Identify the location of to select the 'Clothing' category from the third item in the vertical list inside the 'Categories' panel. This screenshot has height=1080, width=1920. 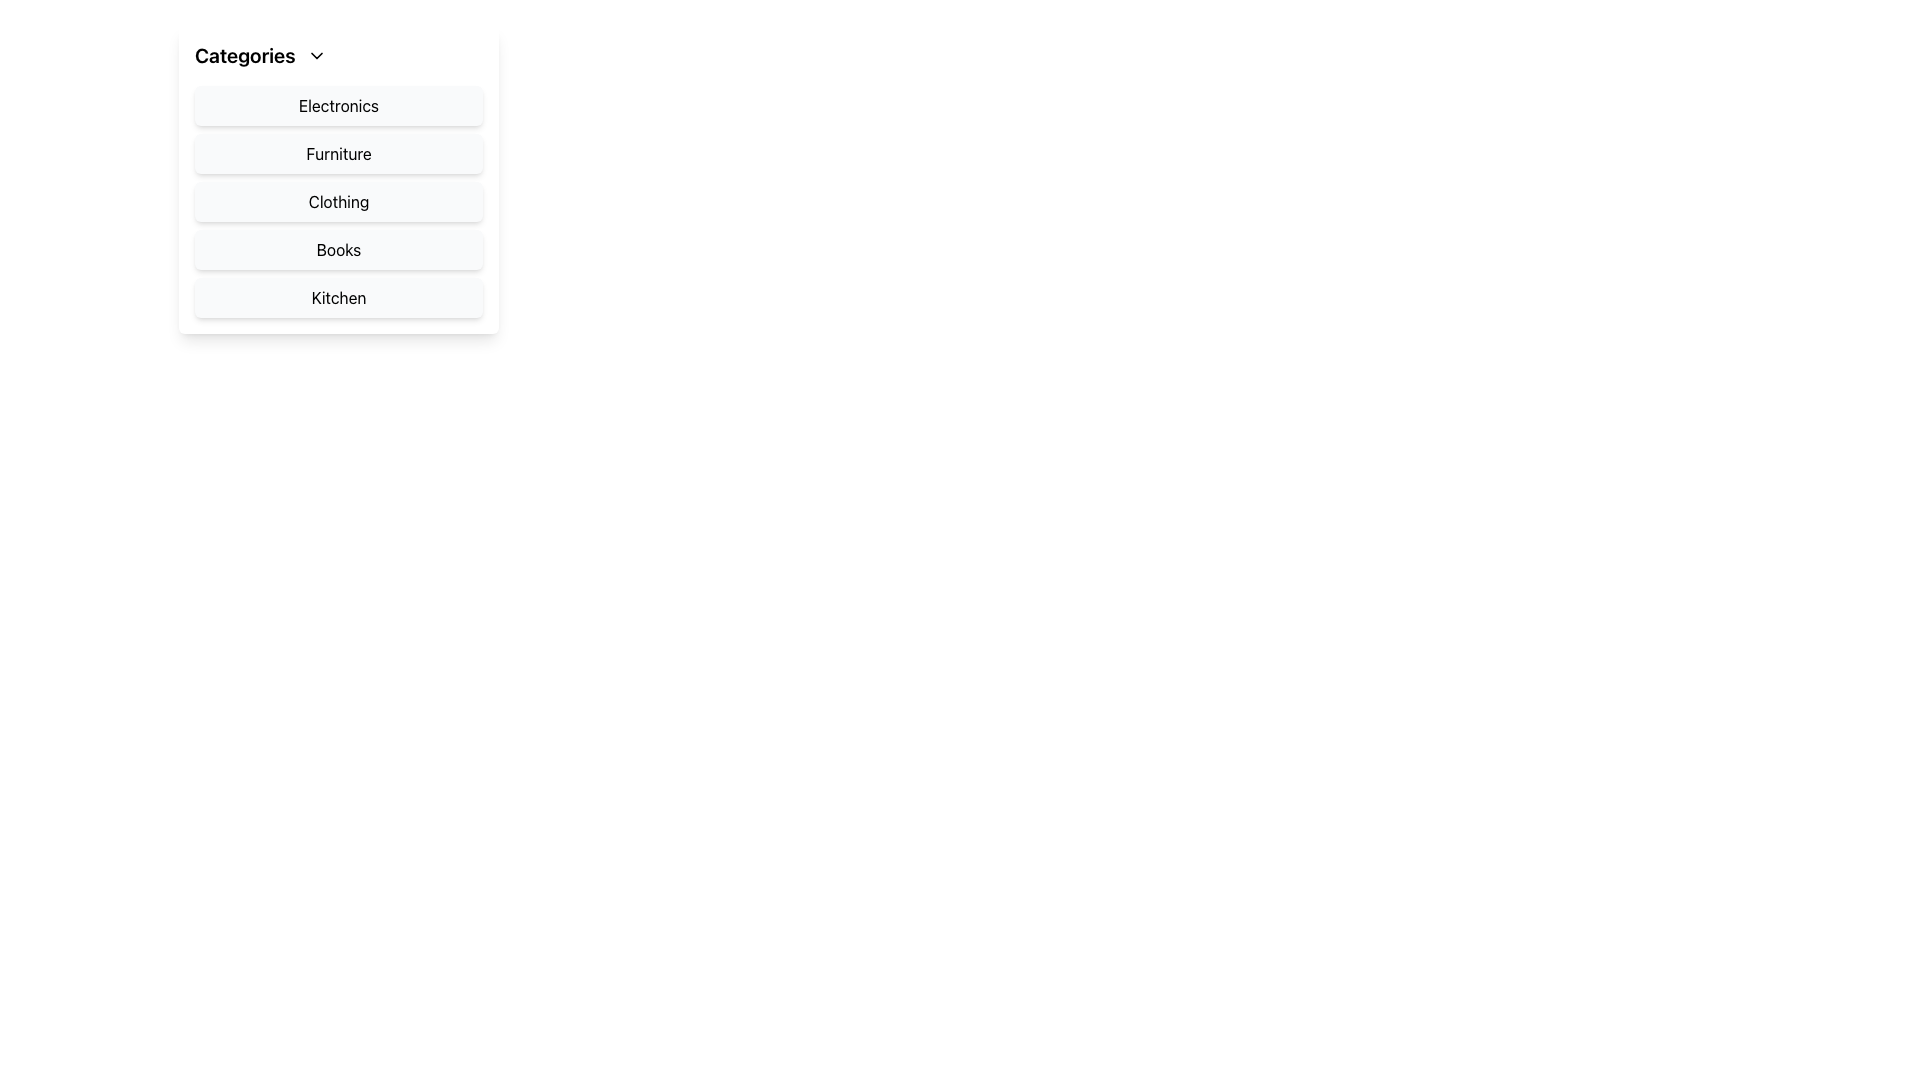
(339, 201).